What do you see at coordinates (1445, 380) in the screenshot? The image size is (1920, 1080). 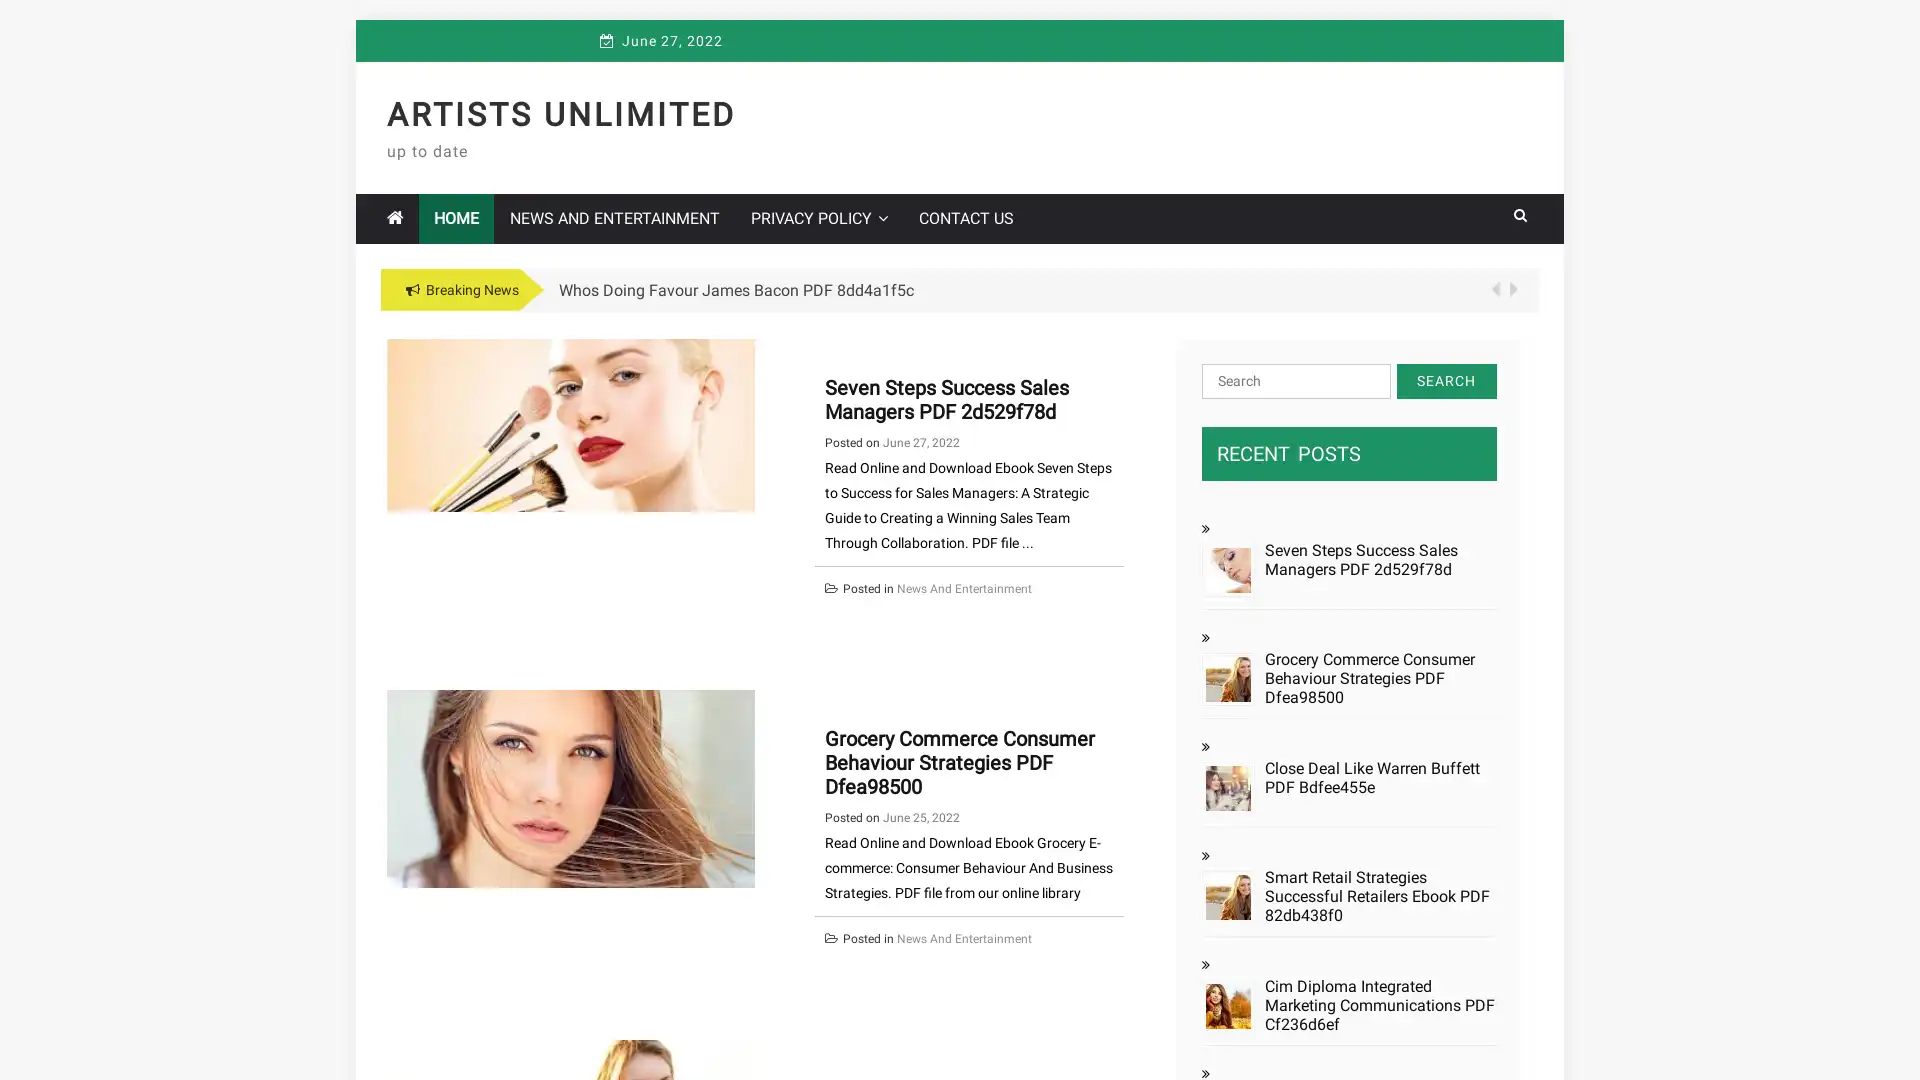 I see `Search` at bounding box center [1445, 380].